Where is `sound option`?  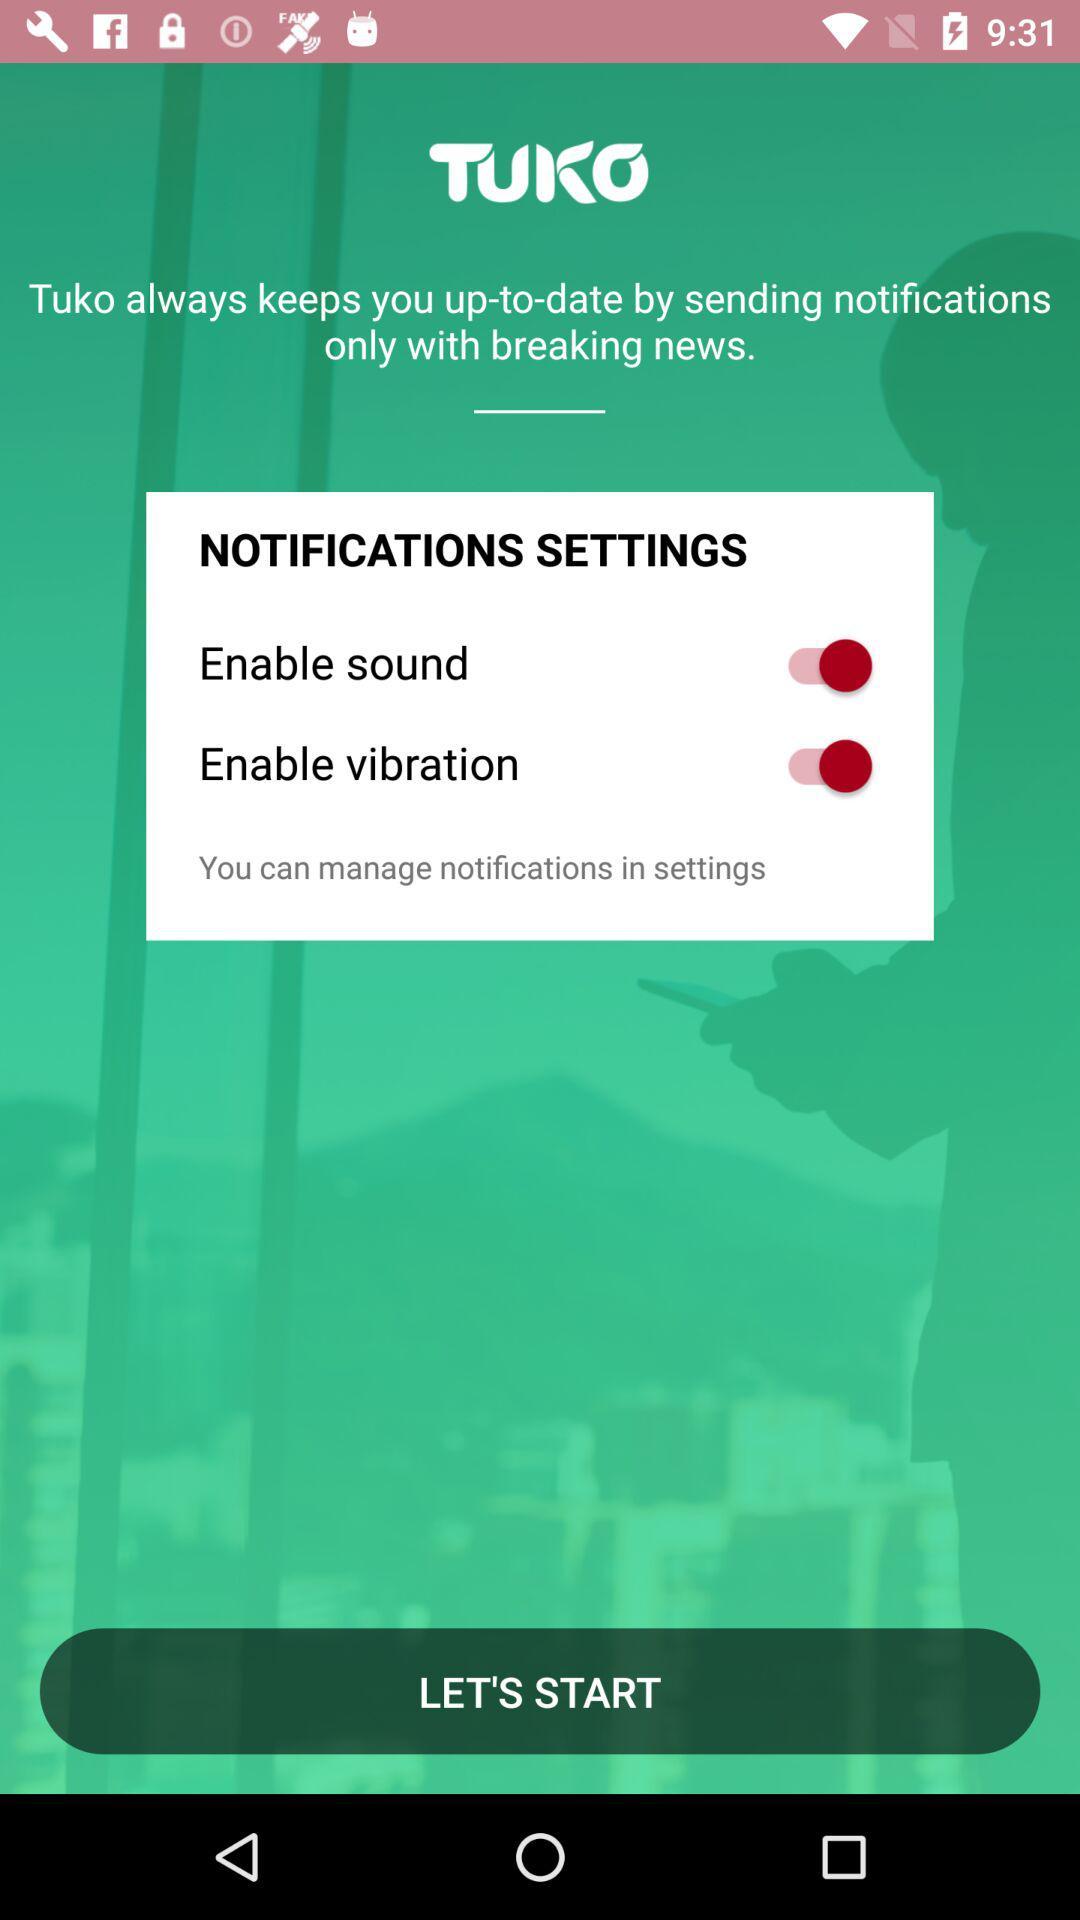 sound option is located at coordinates (819, 665).